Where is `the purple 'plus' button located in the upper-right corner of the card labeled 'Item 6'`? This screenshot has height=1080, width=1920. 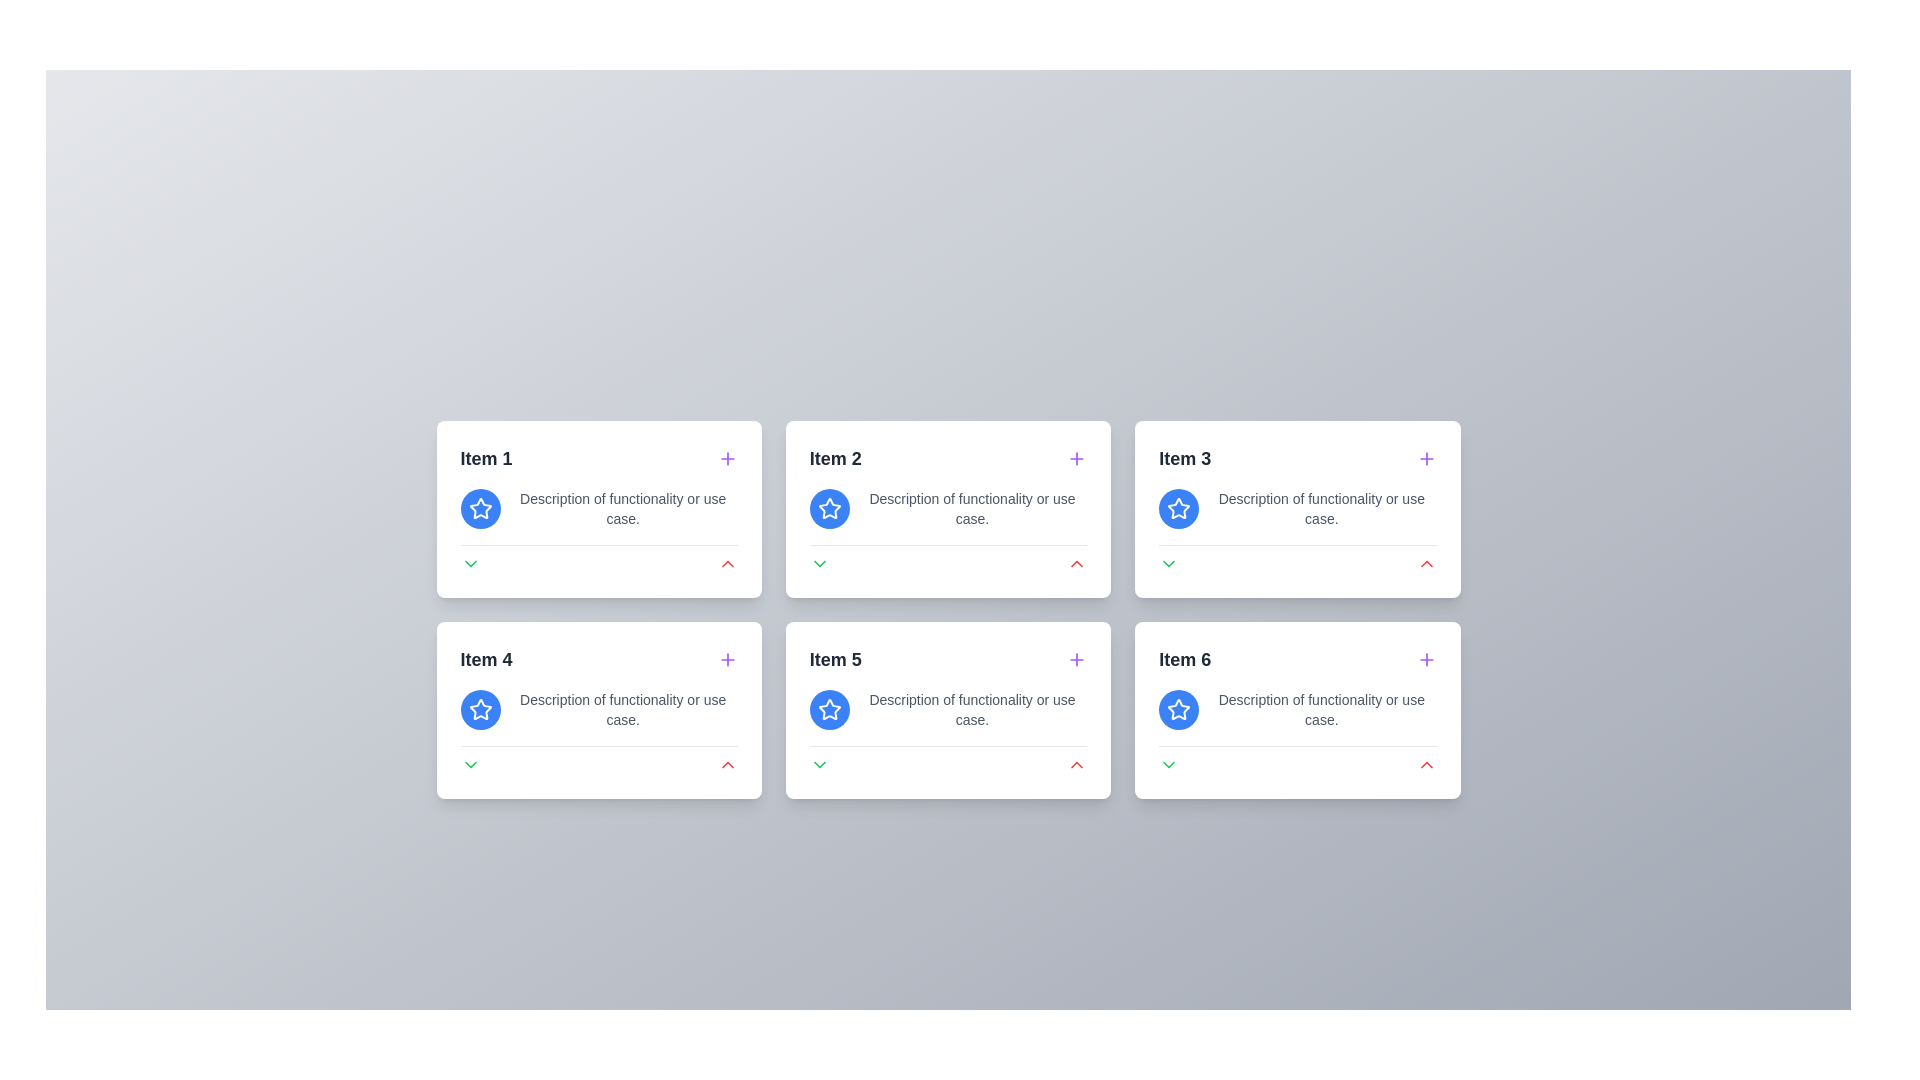 the purple 'plus' button located in the upper-right corner of the card labeled 'Item 6' is located at coordinates (1425, 659).